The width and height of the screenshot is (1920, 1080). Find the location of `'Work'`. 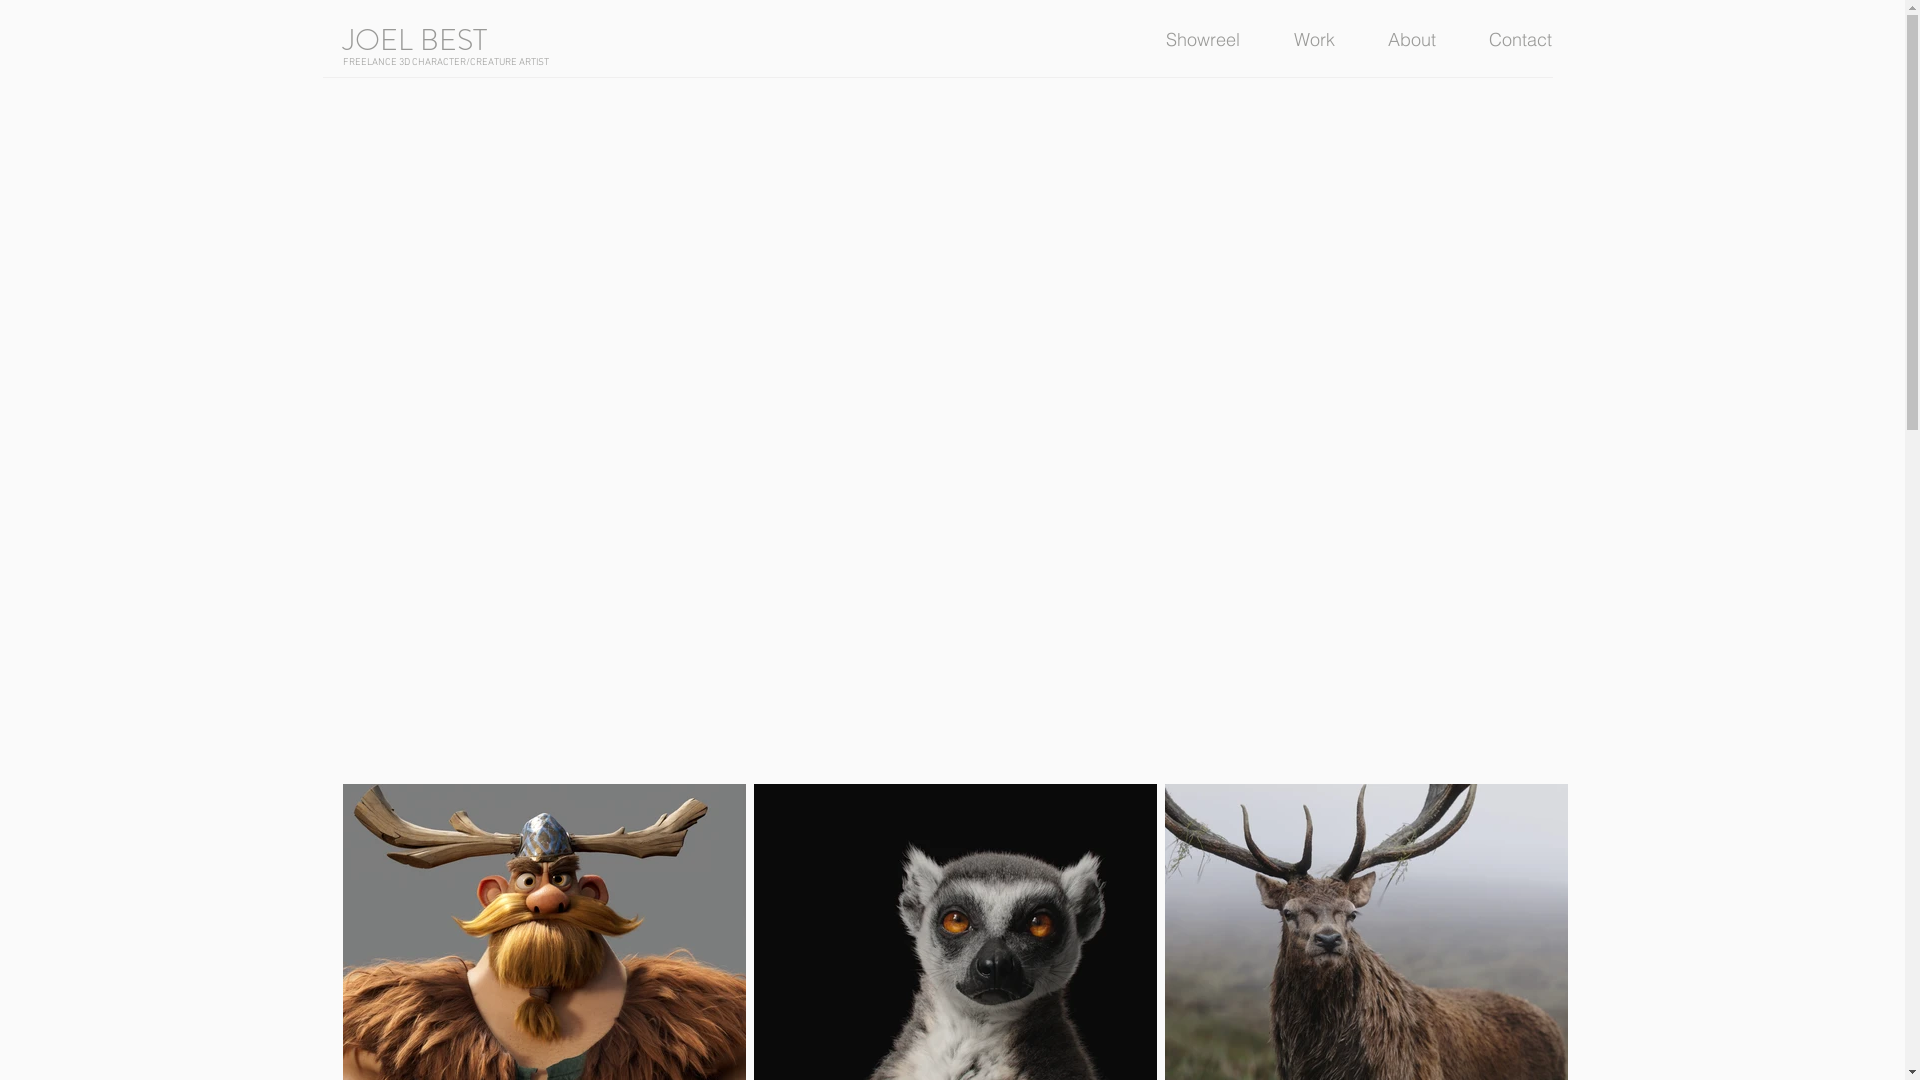

'Work' is located at coordinates (1276, 39).